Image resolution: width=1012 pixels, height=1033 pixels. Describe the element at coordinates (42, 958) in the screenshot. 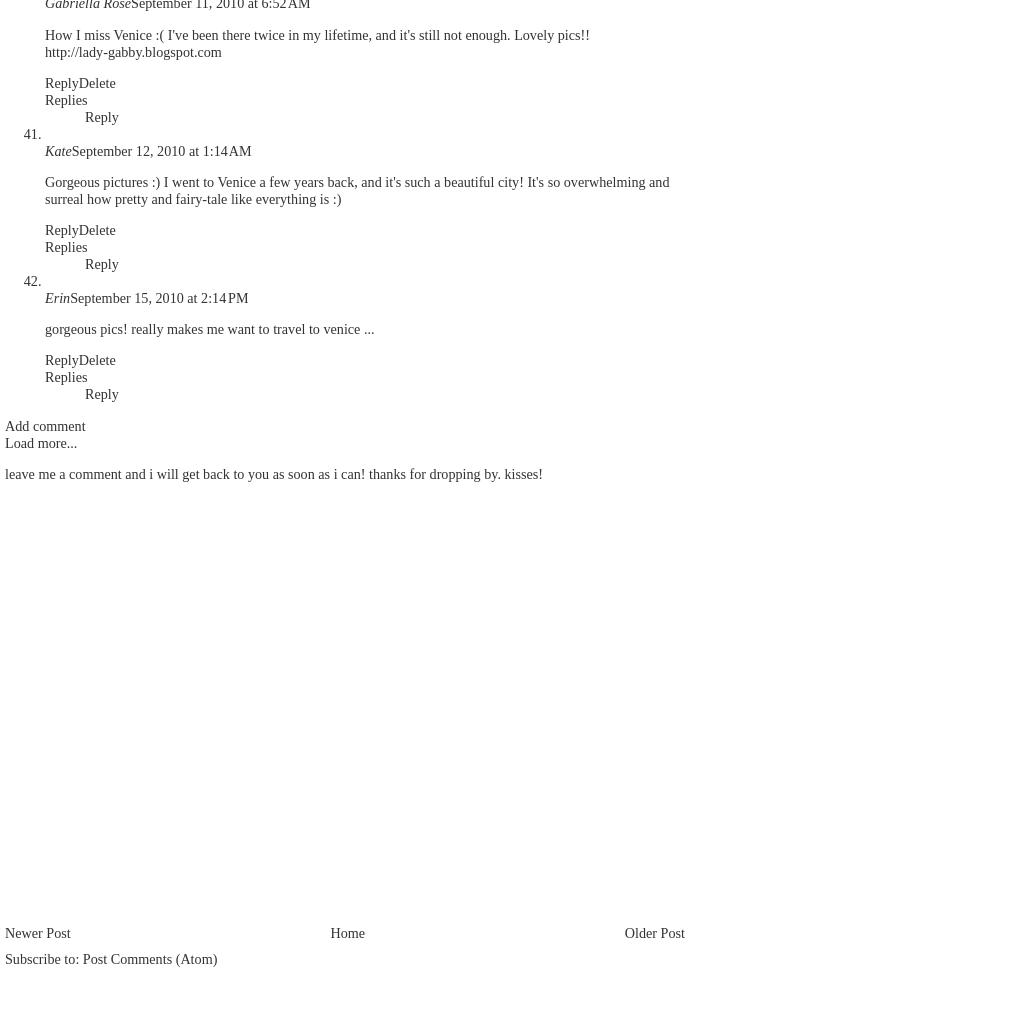

I see `'Subscribe to:'` at that location.